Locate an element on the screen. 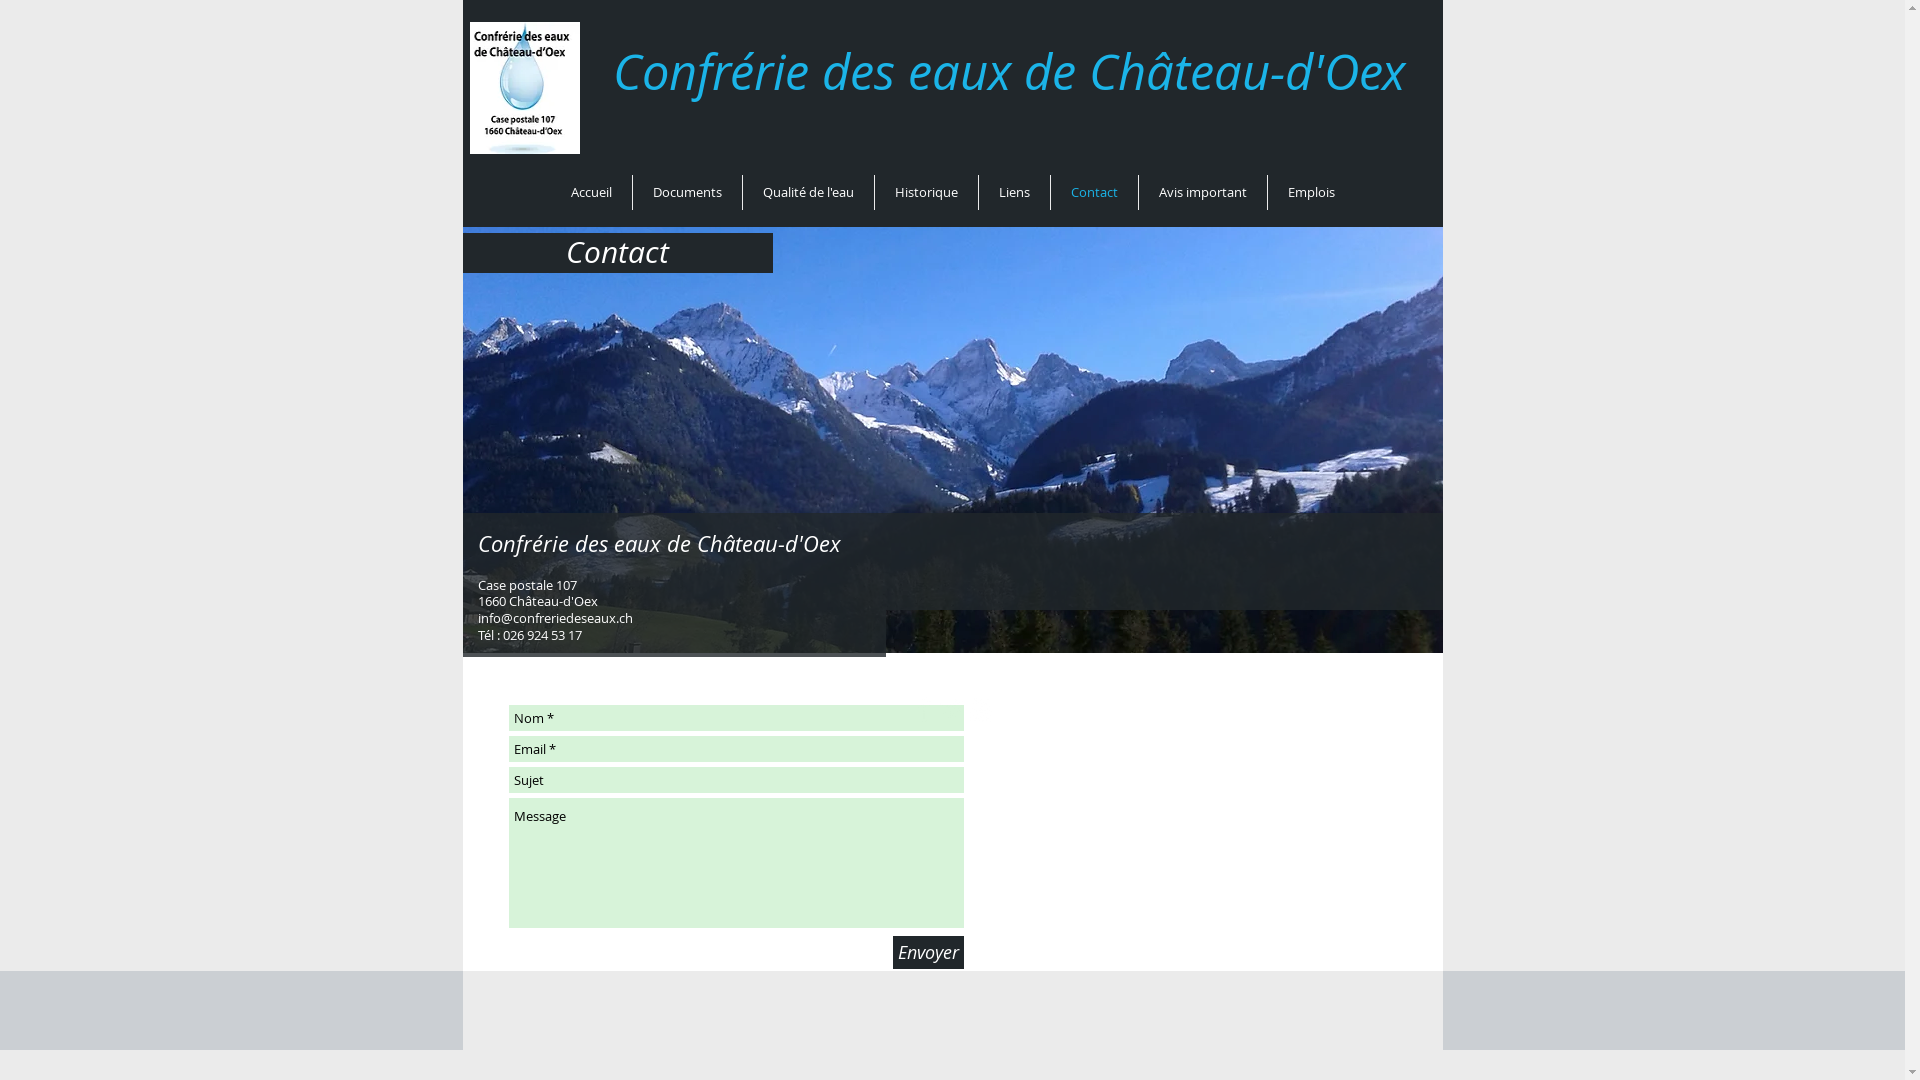 This screenshot has width=1920, height=1080. 'Liens' is located at coordinates (1013, 192).